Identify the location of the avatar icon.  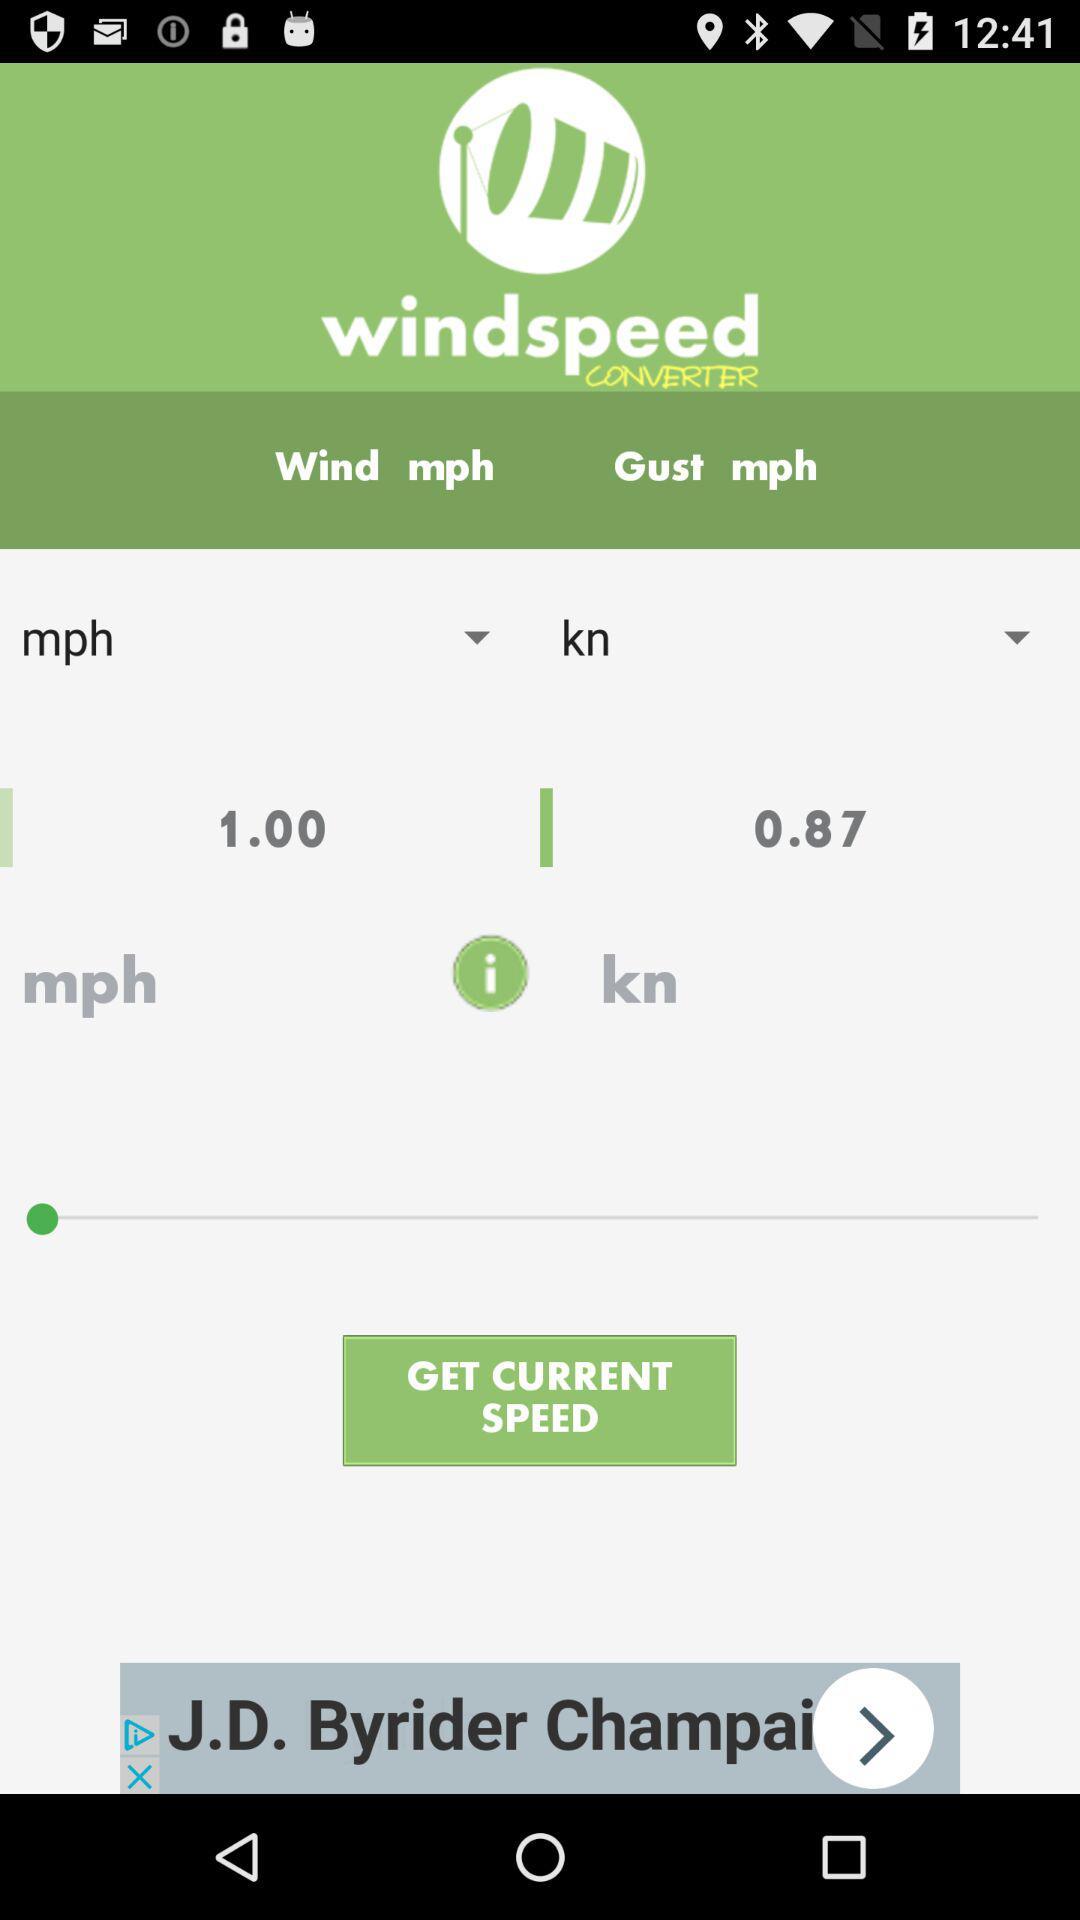
(489, 1040).